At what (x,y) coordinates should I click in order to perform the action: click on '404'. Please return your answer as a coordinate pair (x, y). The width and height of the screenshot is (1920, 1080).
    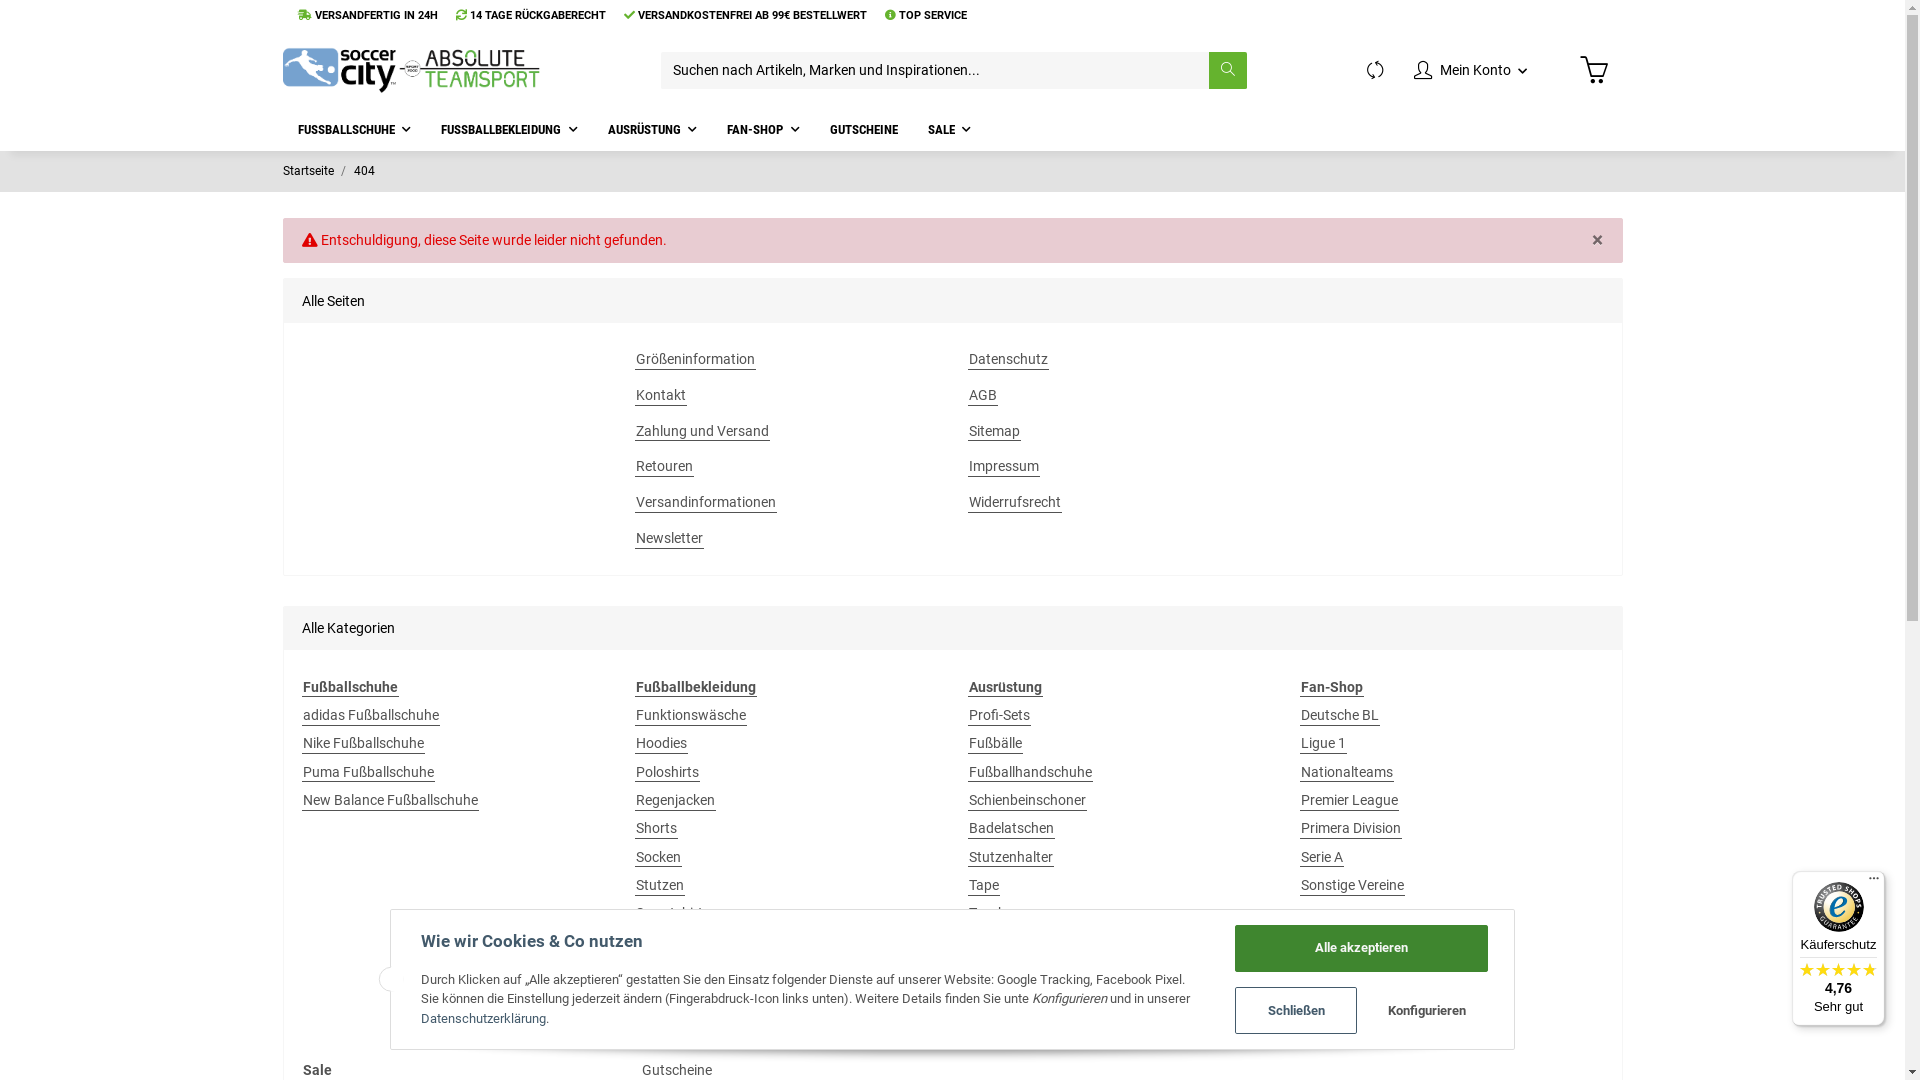
    Looking at the image, I should click on (364, 169).